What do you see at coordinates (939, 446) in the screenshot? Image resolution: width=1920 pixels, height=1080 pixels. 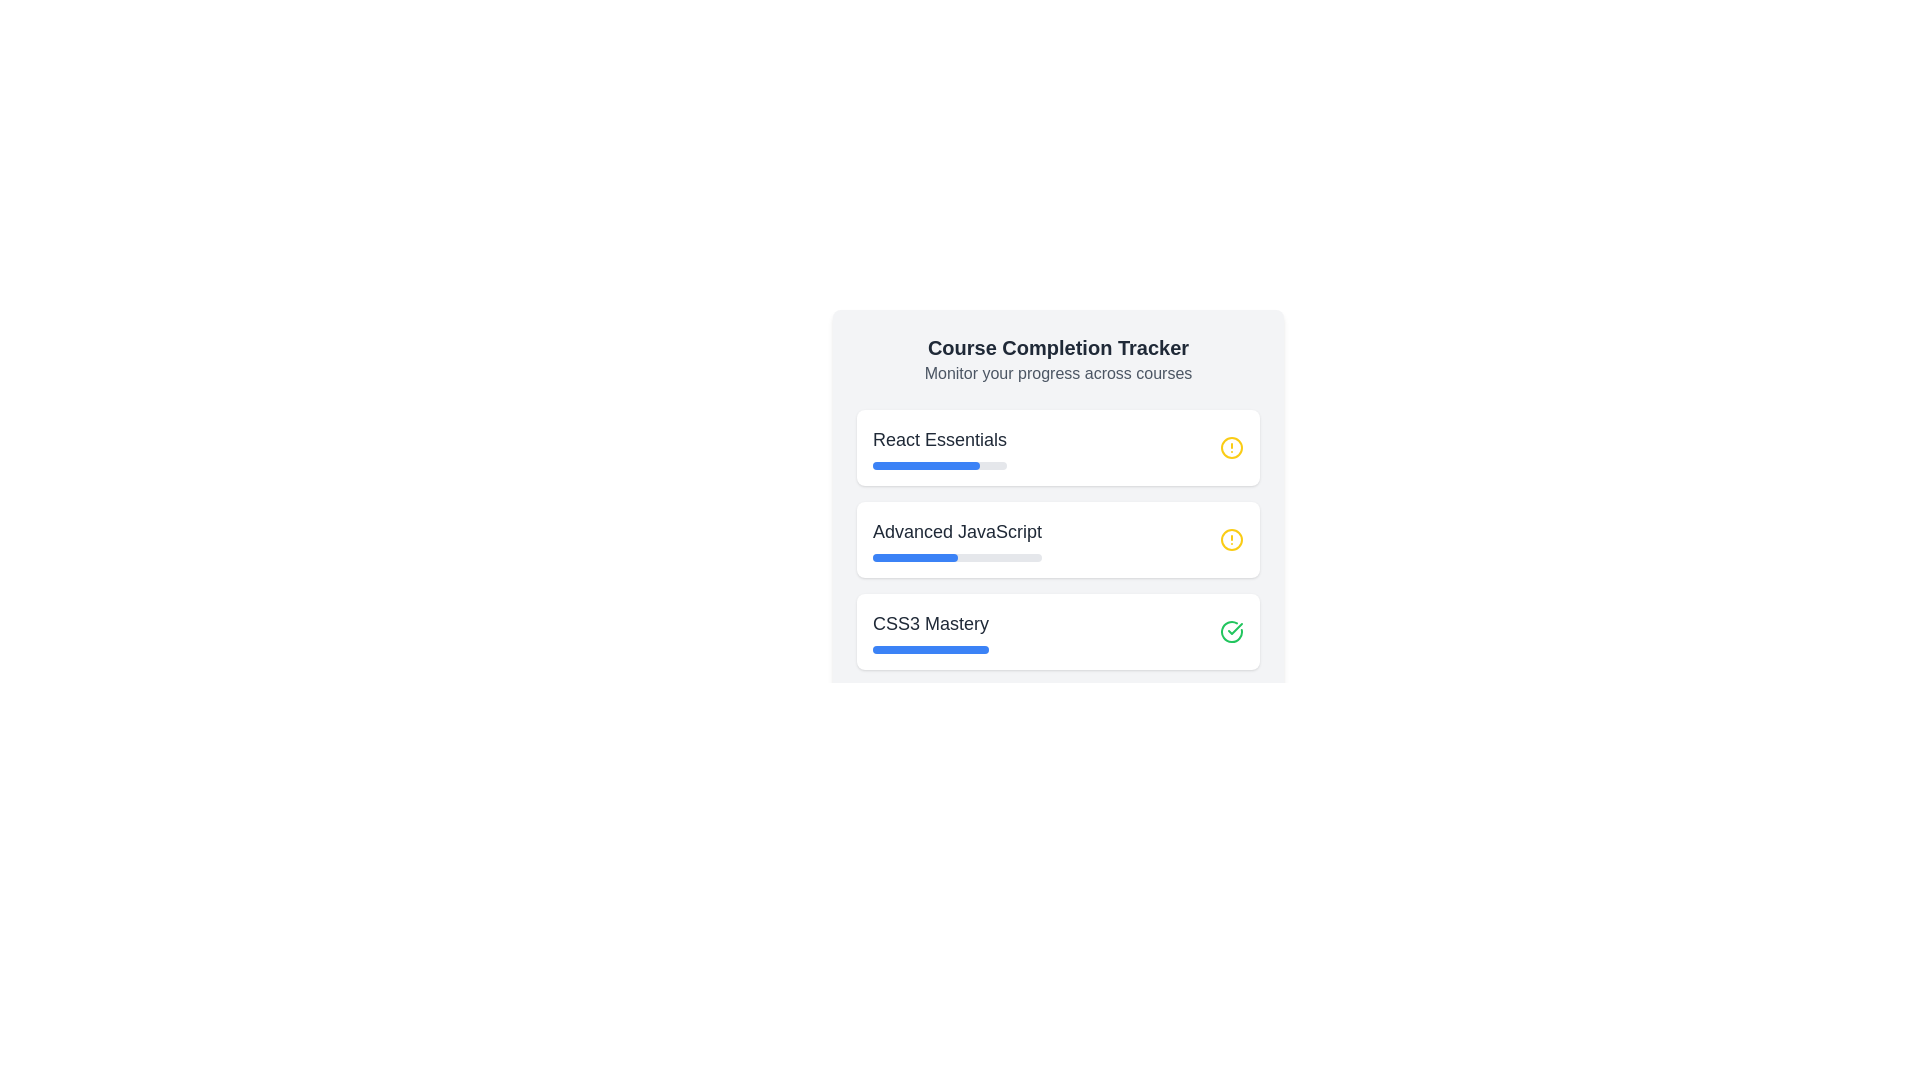 I see `the progress bar of the first List Item with Progress Indicator for the course 'React Essentials'` at bounding box center [939, 446].